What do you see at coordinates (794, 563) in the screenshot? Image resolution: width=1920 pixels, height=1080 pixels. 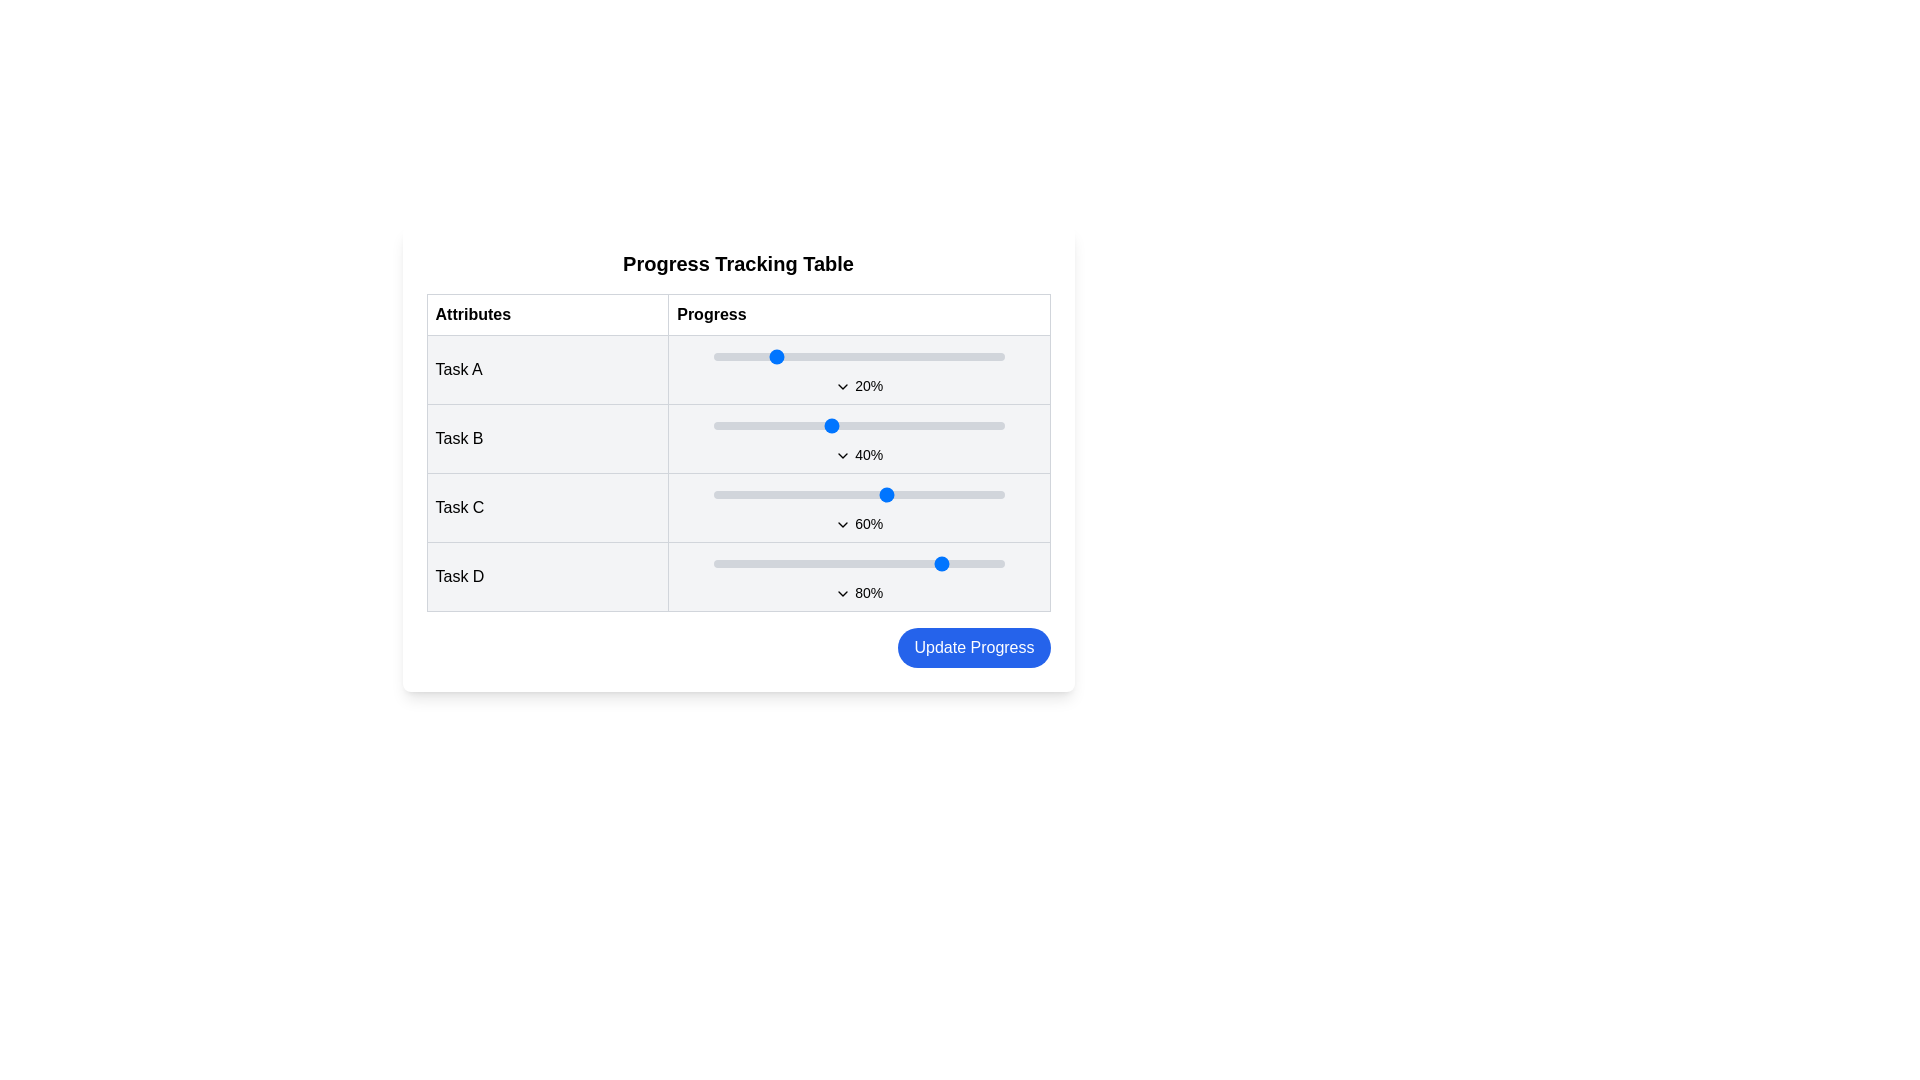 I see `task progress` at bounding box center [794, 563].